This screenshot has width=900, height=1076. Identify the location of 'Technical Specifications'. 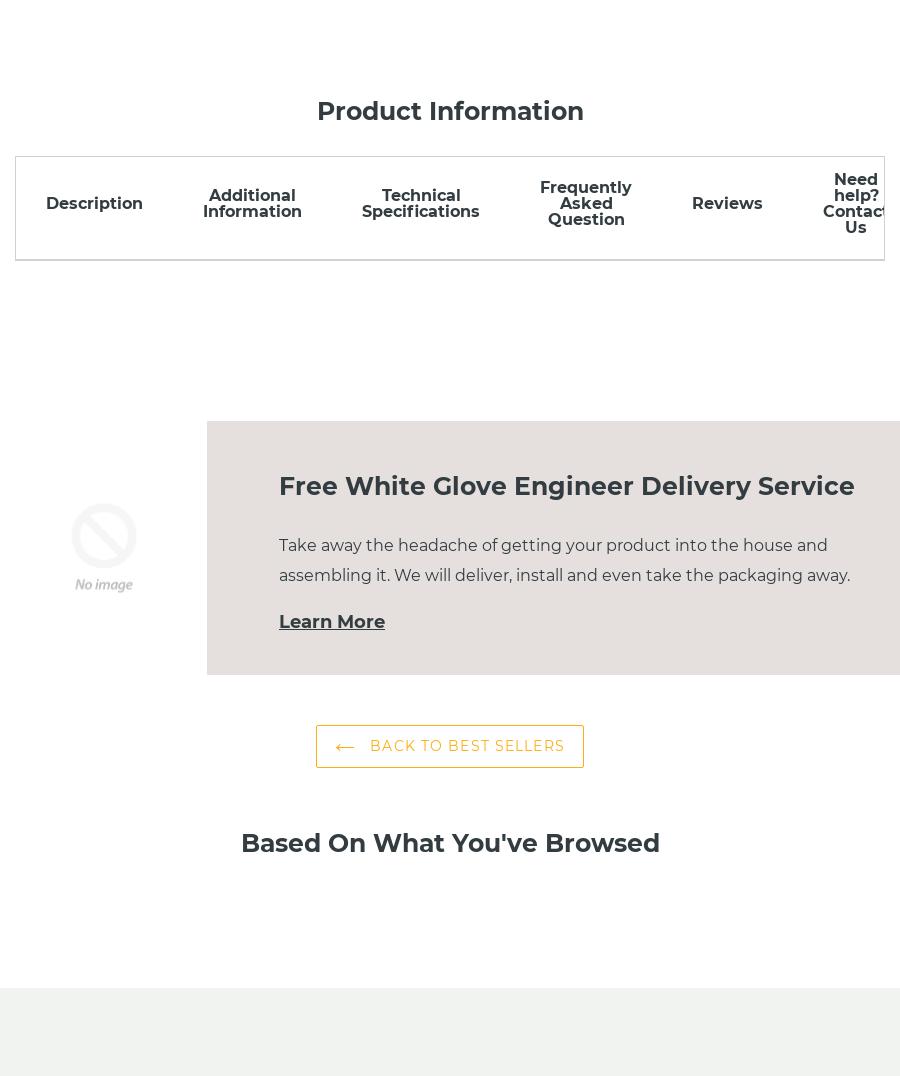
(421, 202).